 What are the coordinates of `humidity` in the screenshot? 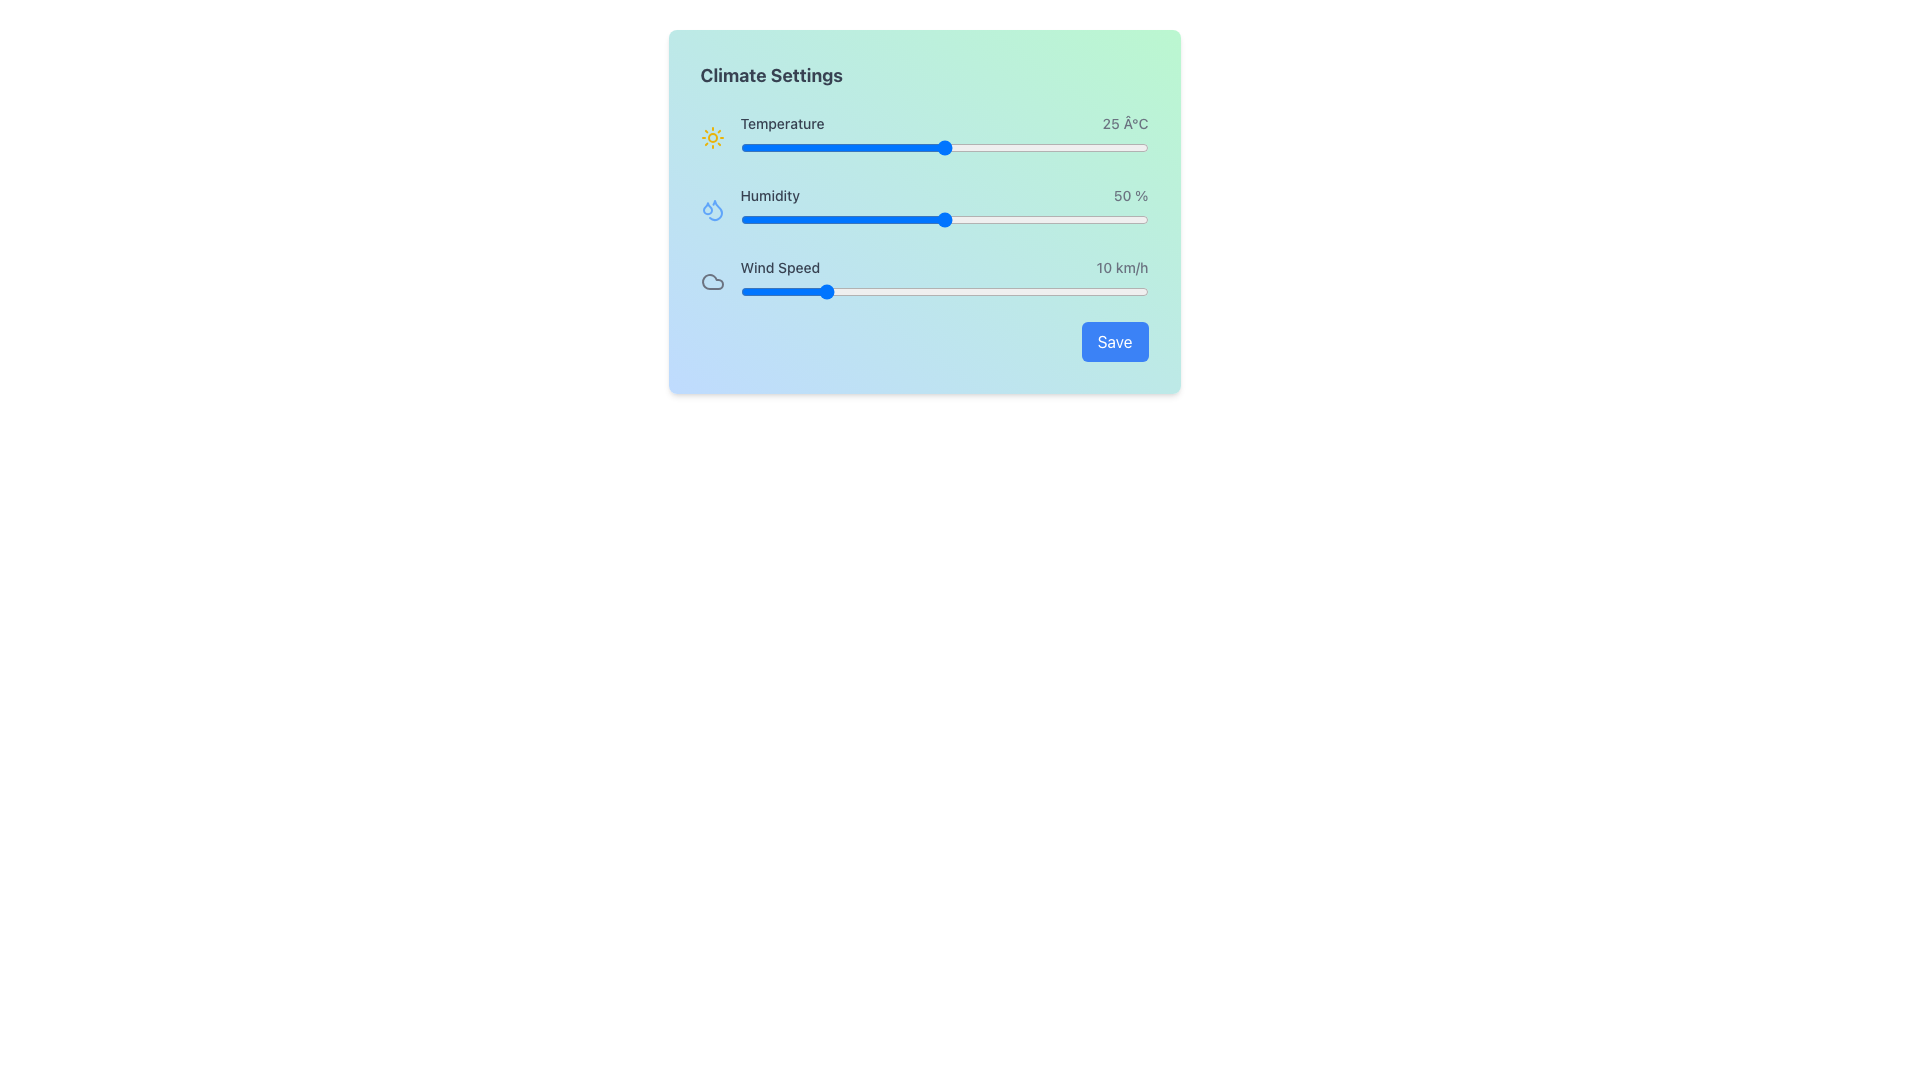 It's located at (780, 219).